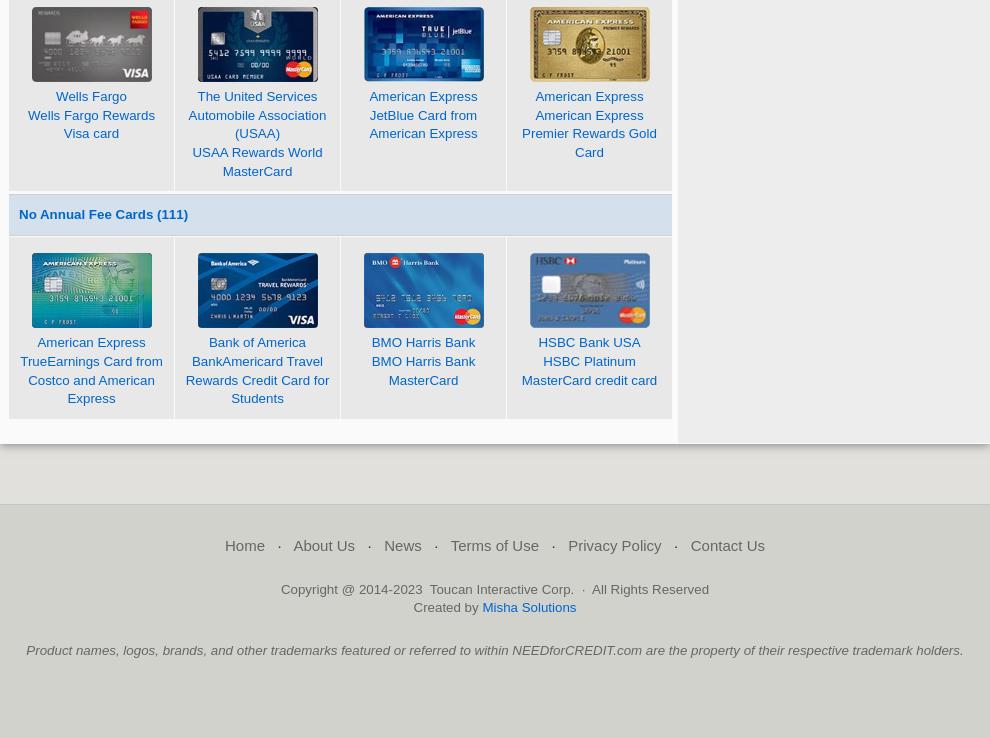 This screenshot has width=990, height=738. I want to click on 'BMO Harris Bank', so click(370, 342).